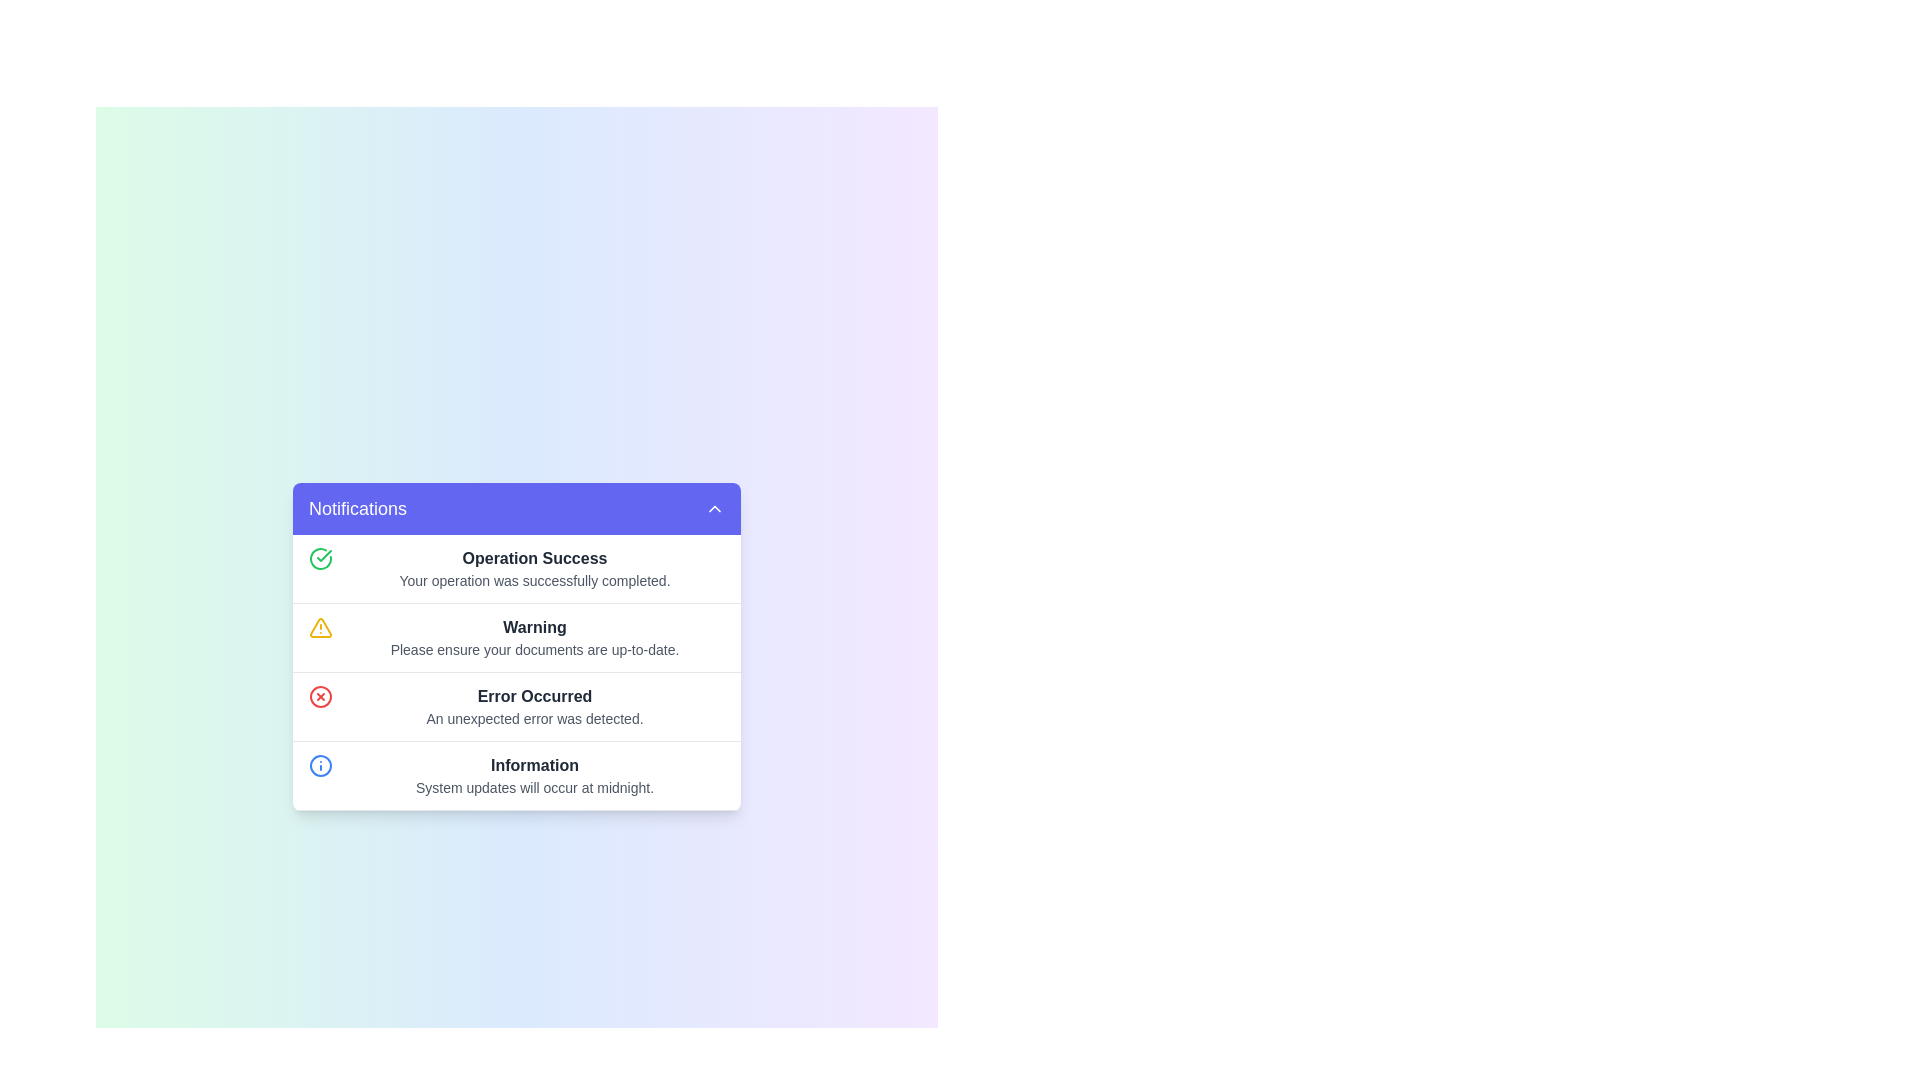 This screenshot has width=1920, height=1080. What do you see at coordinates (517, 647) in the screenshot?
I see `the Notification Panel that has a purple header titled 'Notifications' and displays multiple notification items with icons and text` at bounding box center [517, 647].